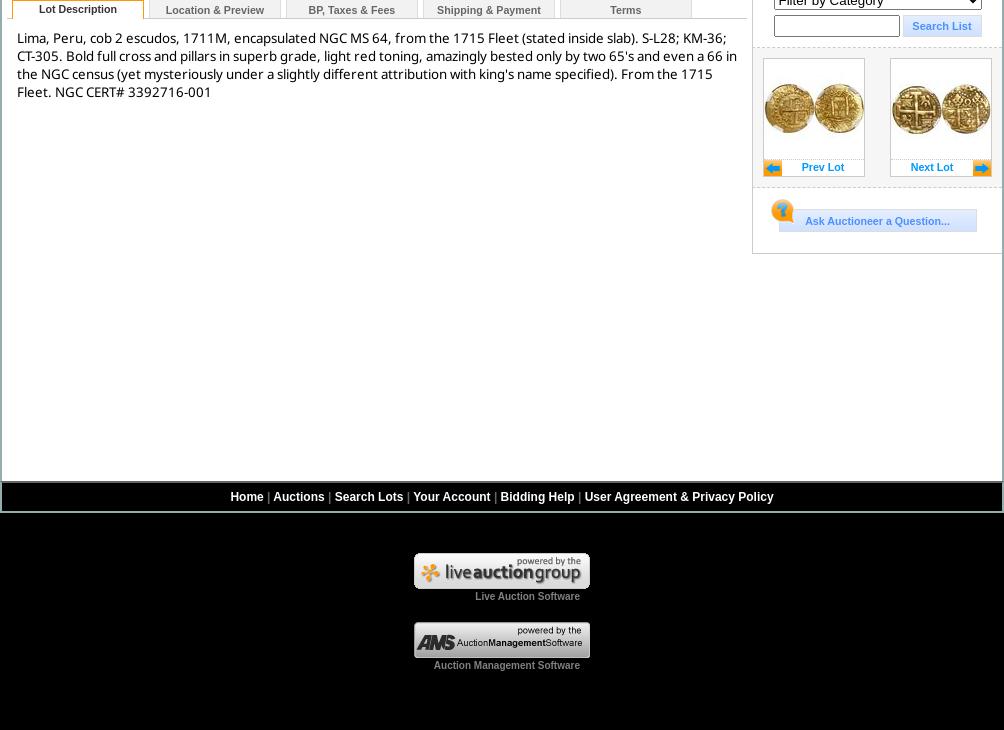  What do you see at coordinates (578, 701) in the screenshot?
I see `'|
				P.O. Box 1964, Winter Park, Florida, 32790, United States |
				All Rights Reserved - Copyright © 2023'` at bounding box center [578, 701].